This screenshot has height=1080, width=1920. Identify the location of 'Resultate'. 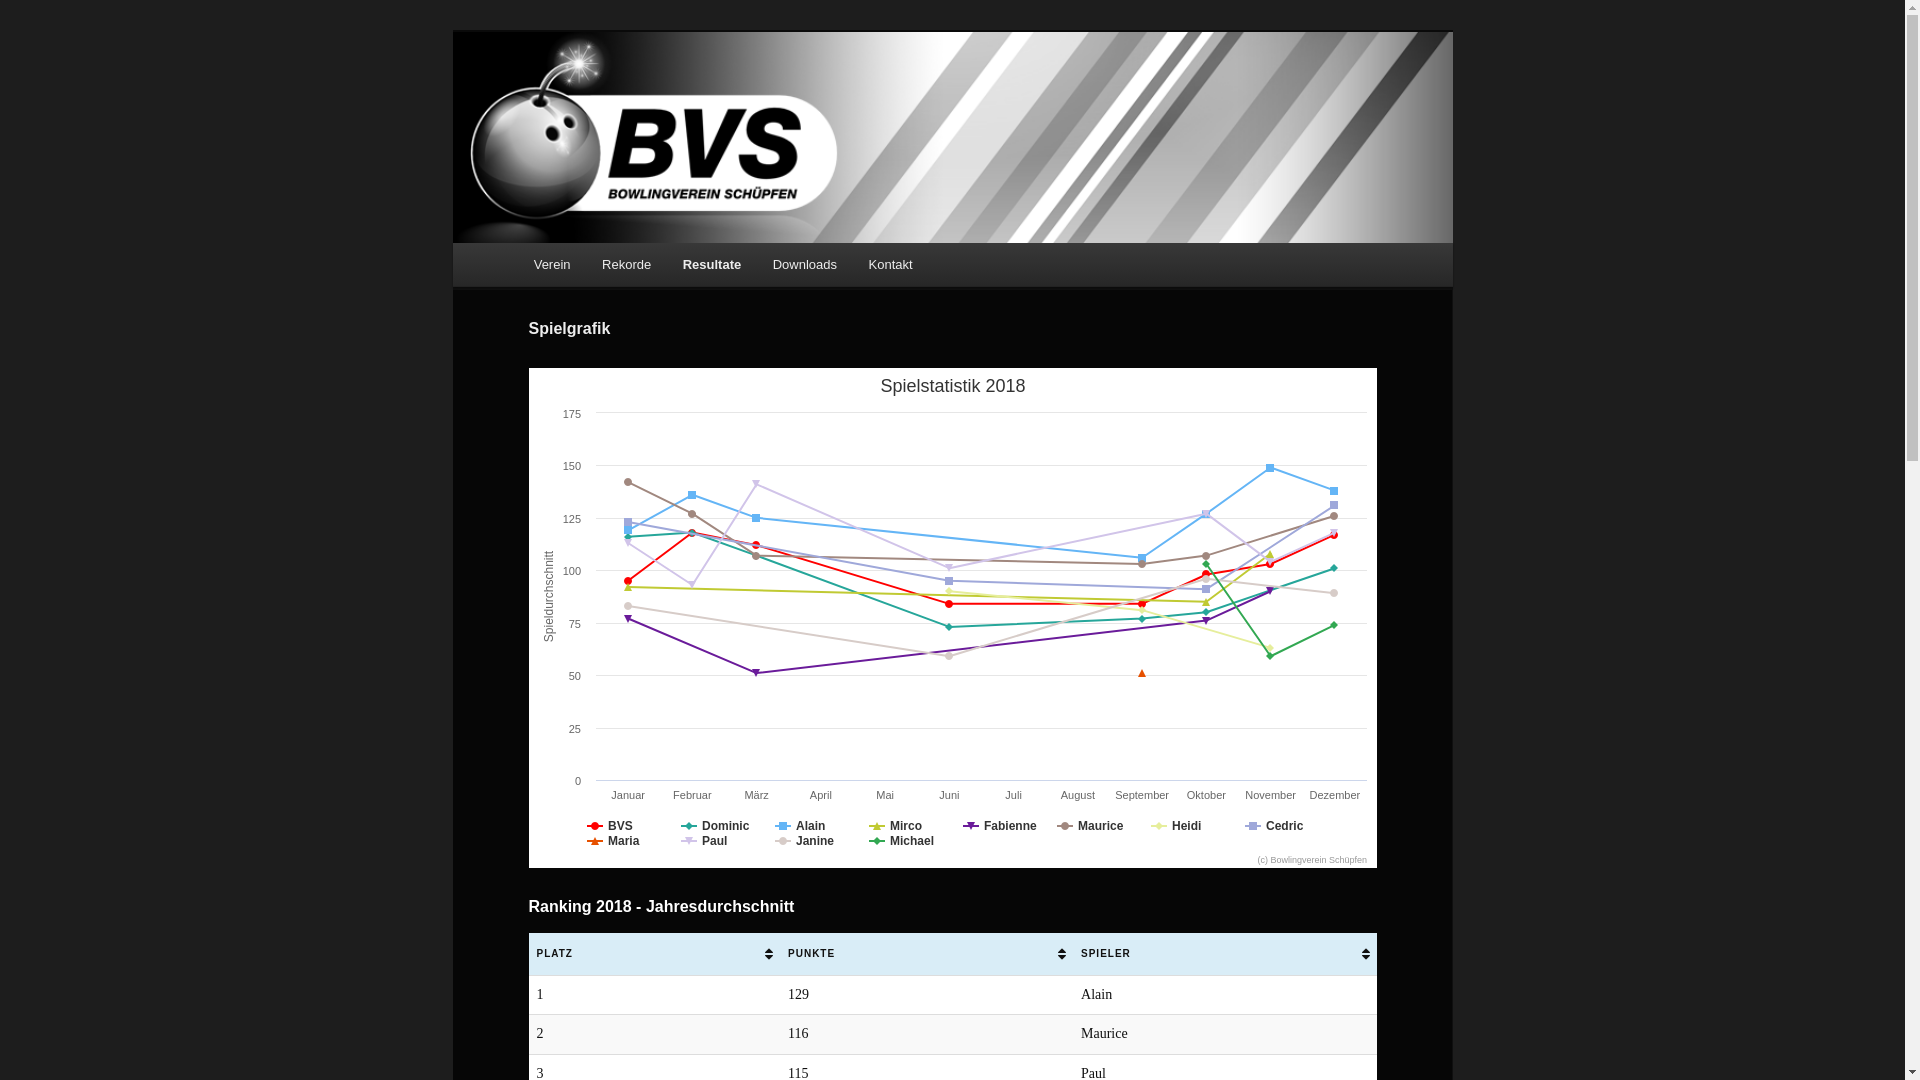
(667, 263).